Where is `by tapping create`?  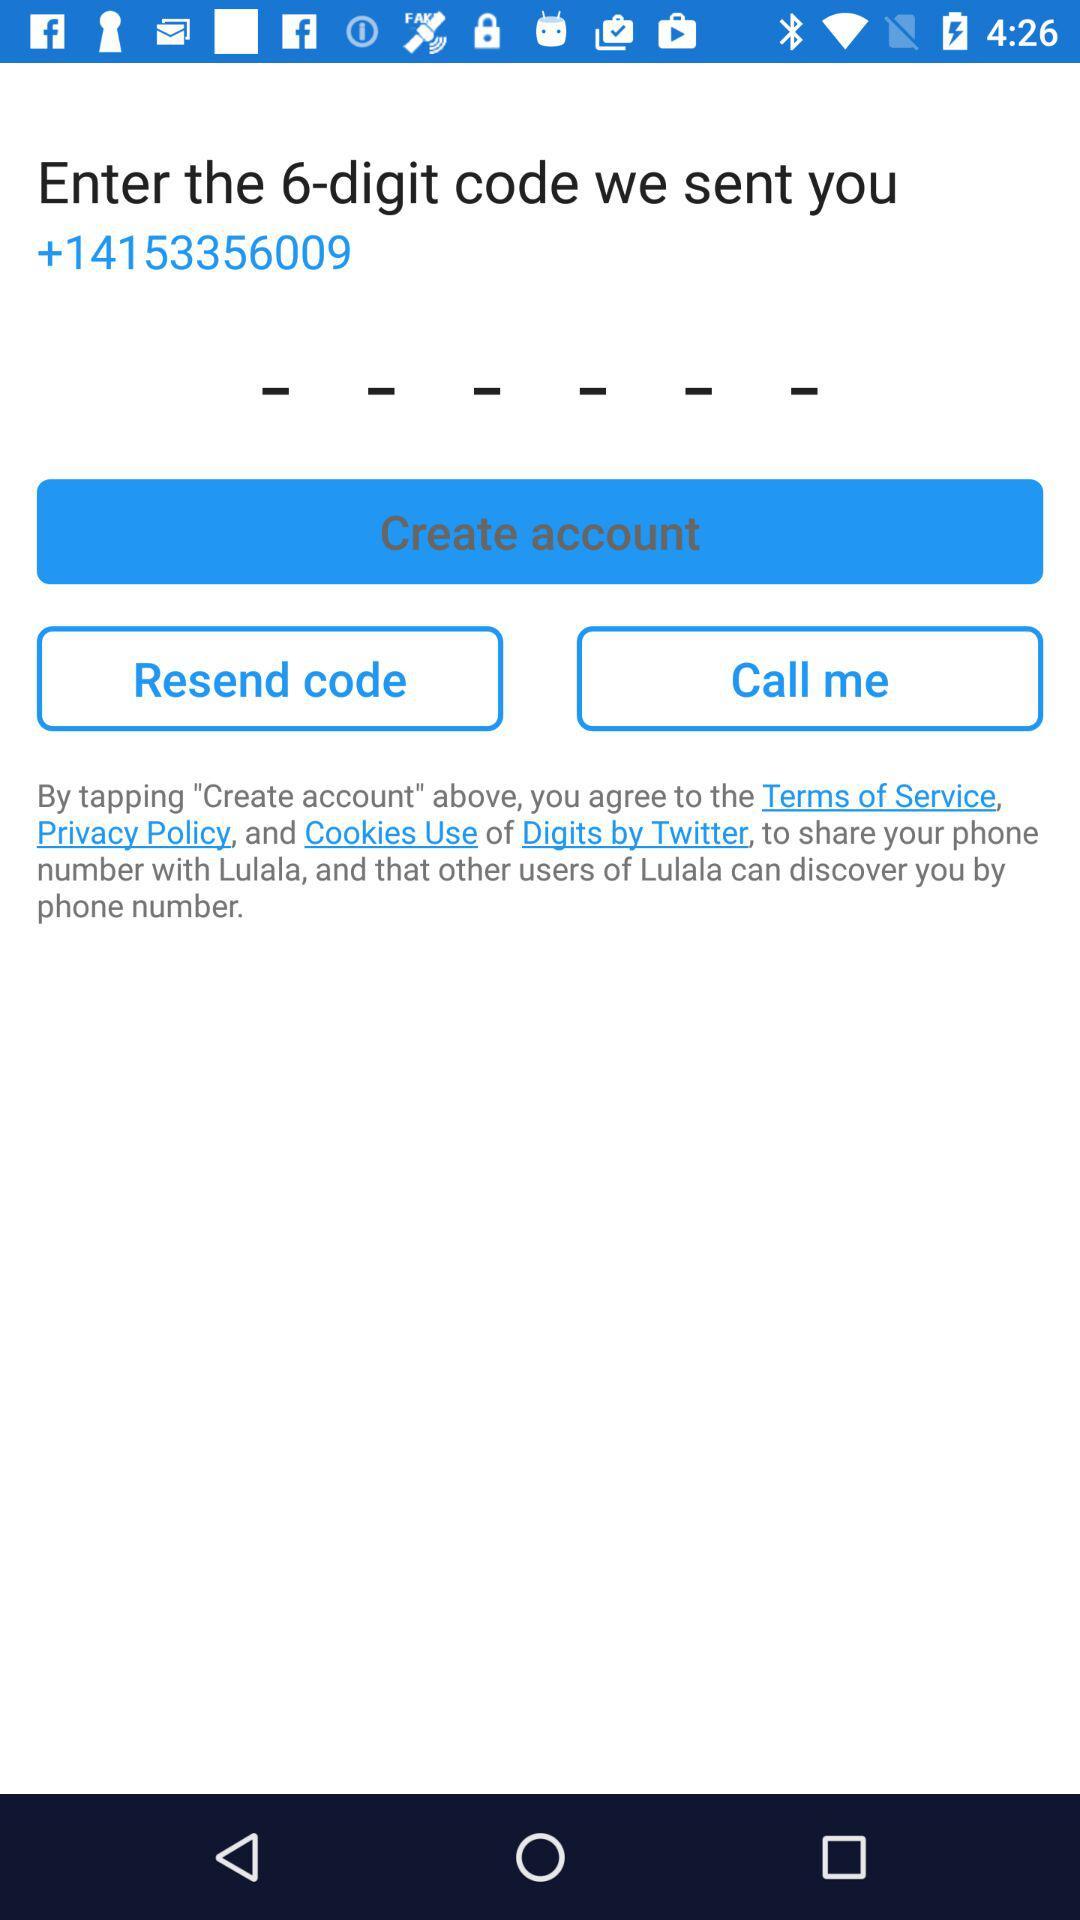
by tapping create is located at coordinates (540, 849).